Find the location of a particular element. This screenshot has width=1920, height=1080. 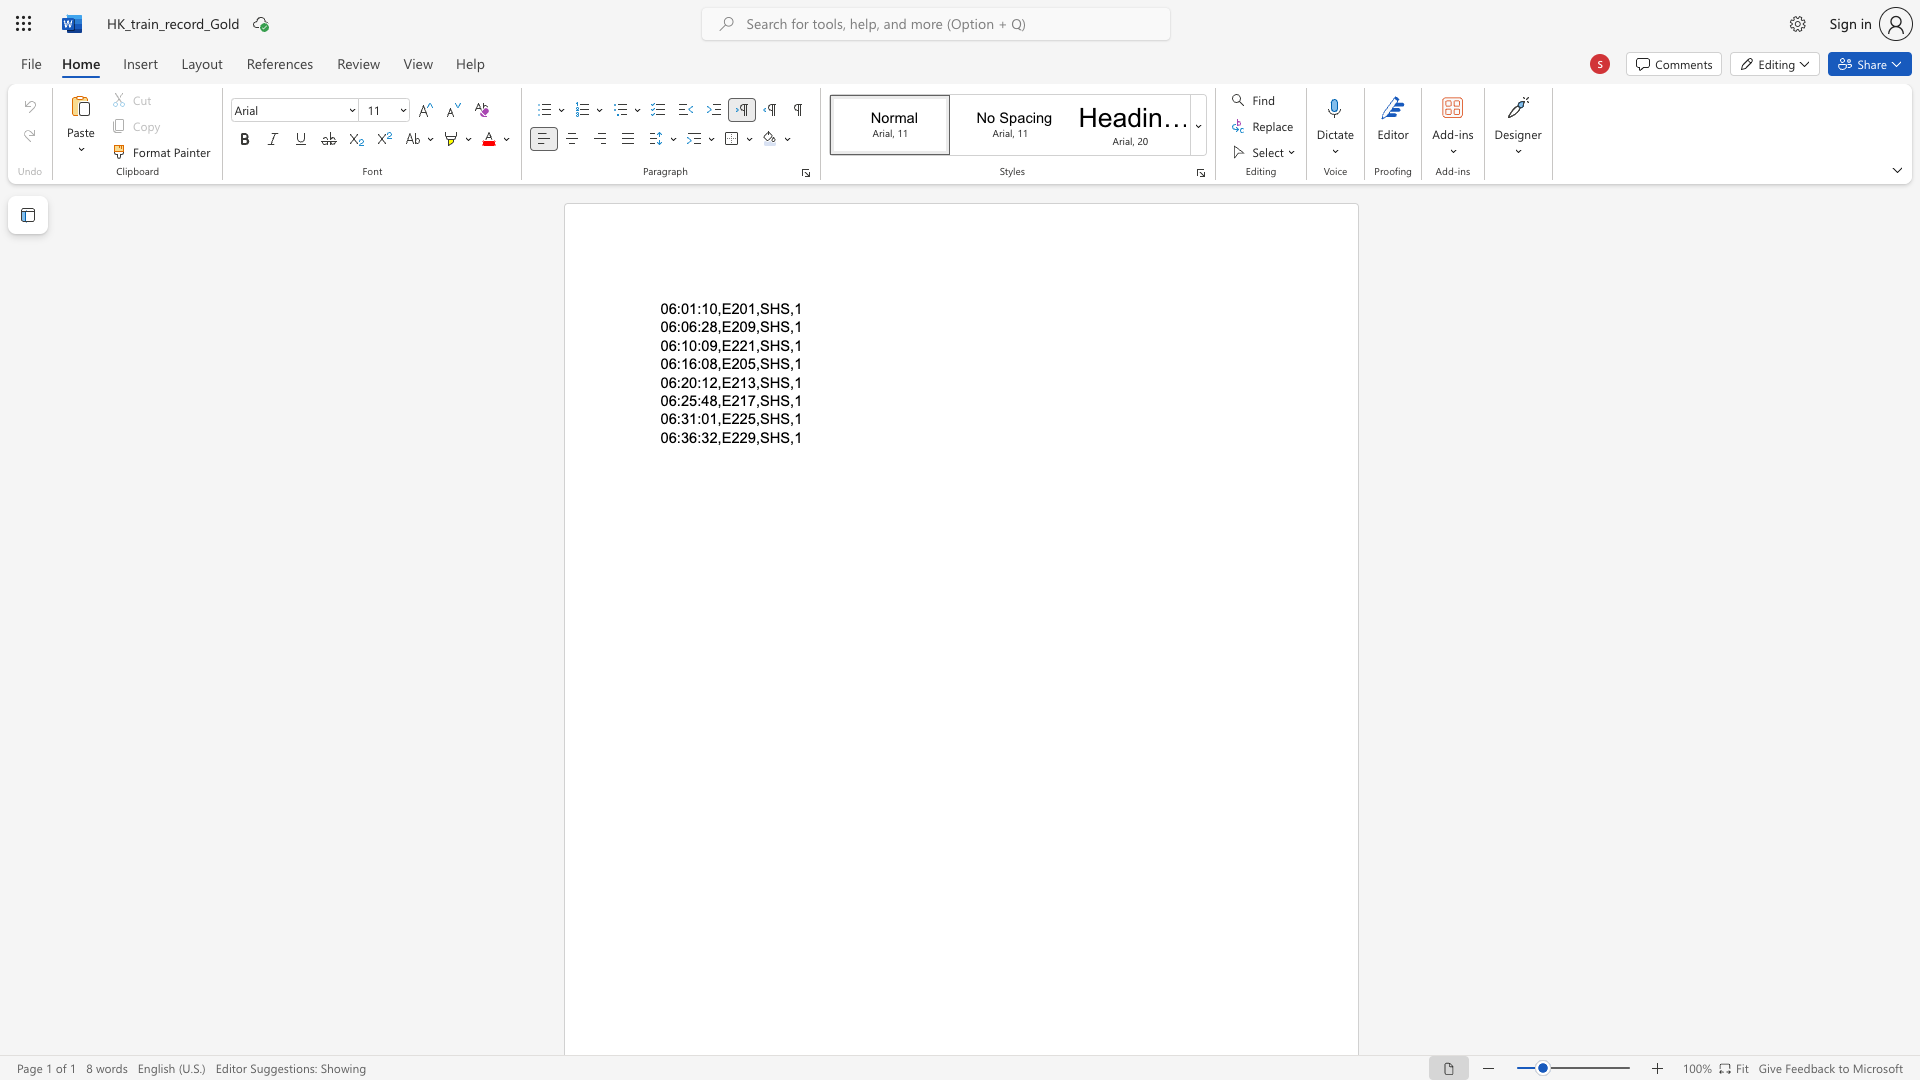

the 2th character "S" in the text is located at coordinates (784, 401).